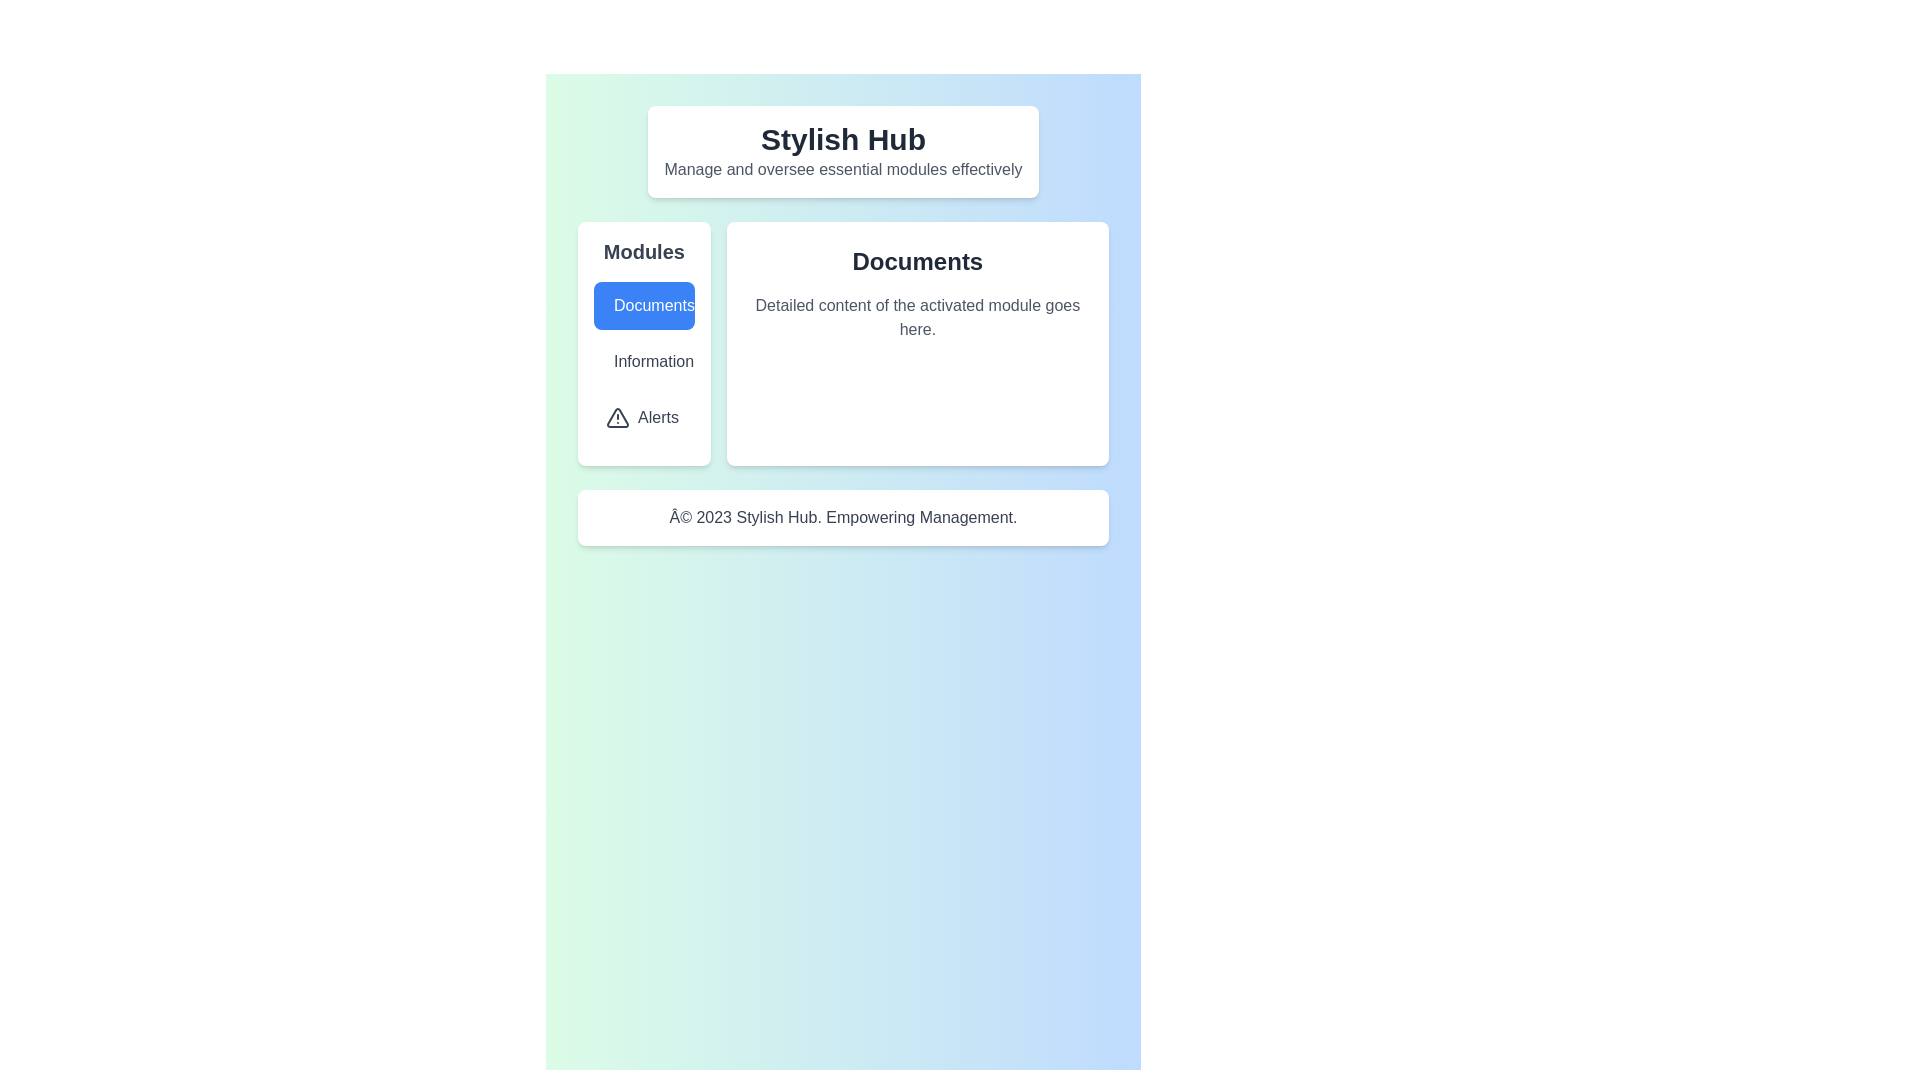 Image resolution: width=1920 pixels, height=1080 pixels. I want to click on the text label that reads 'Manage and oversee essential modules effectively,' which is styled in muted gray and positioned under the heading 'Stylish Hub.', so click(843, 168).